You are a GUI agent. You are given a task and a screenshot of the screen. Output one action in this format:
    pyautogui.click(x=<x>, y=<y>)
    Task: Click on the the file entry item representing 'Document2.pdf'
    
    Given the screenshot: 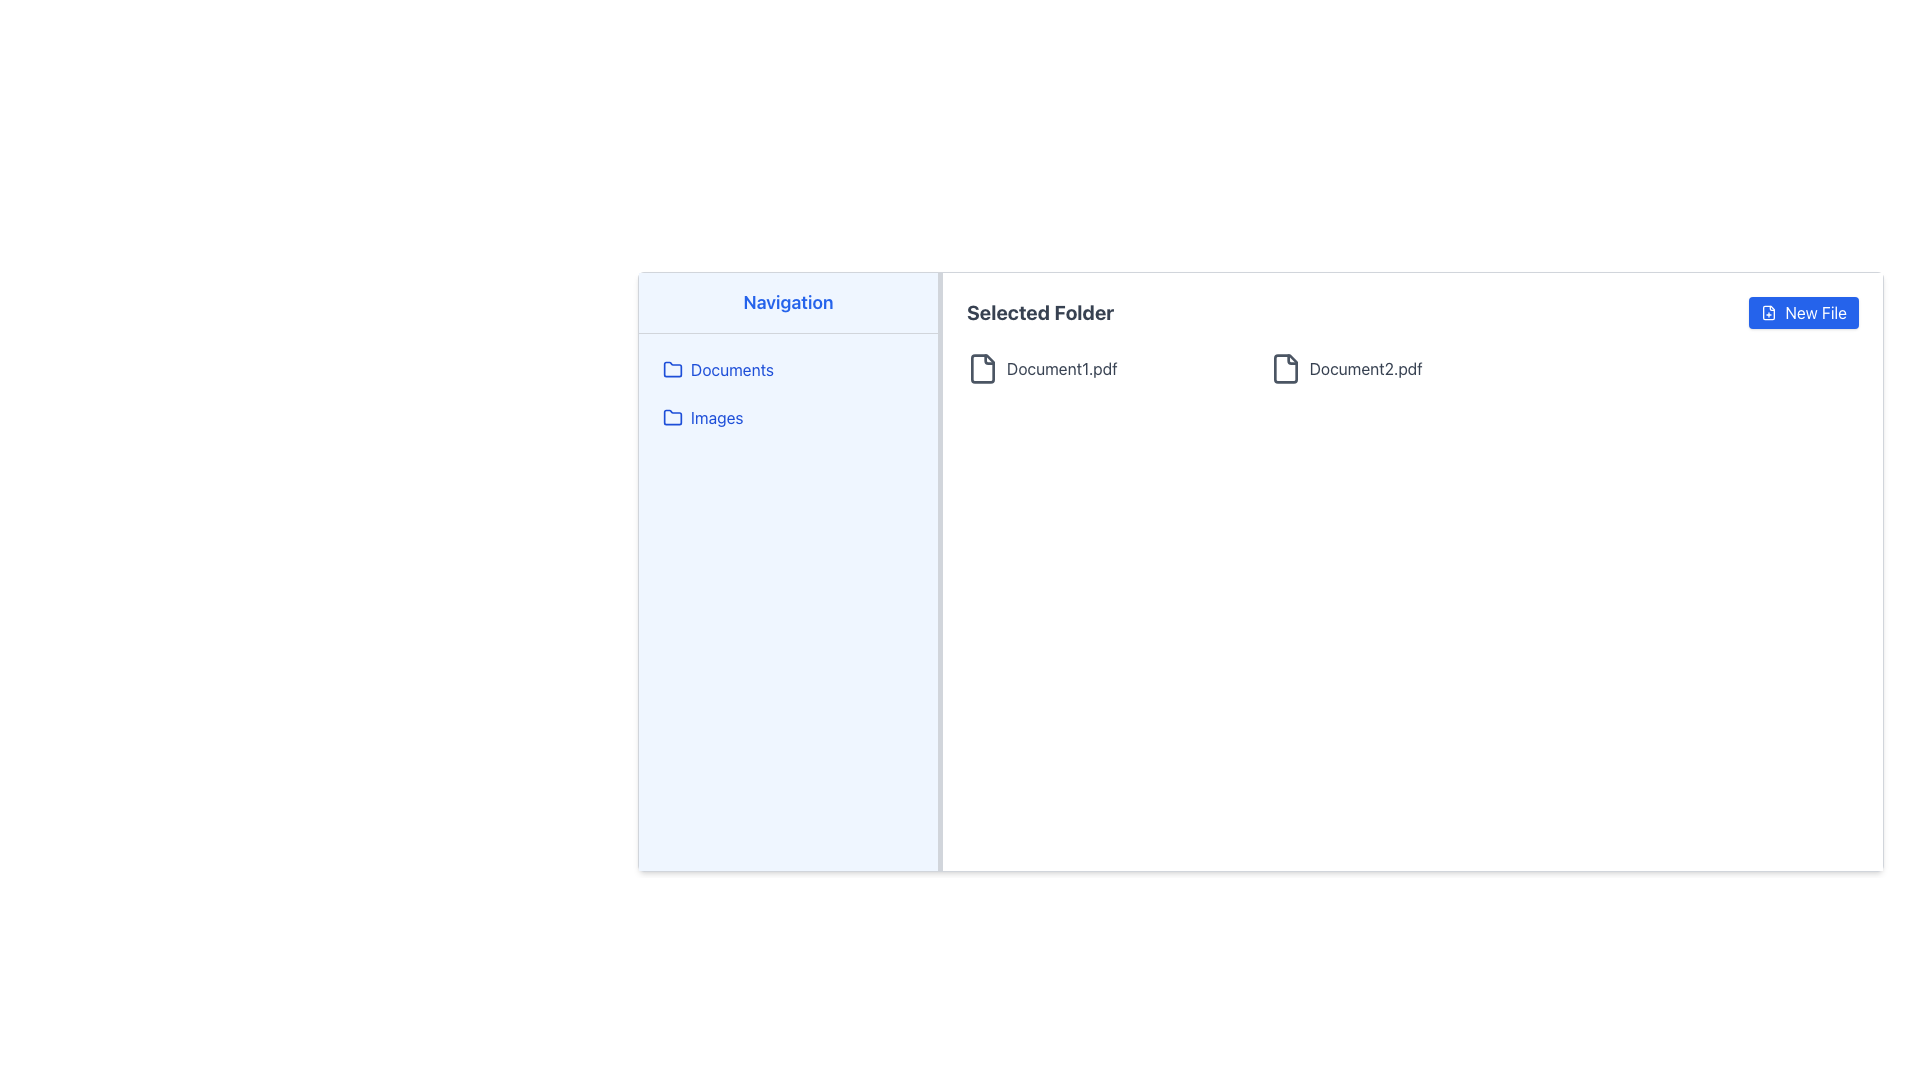 What is the action you would take?
    pyautogui.click(x=1411, y=369)
    